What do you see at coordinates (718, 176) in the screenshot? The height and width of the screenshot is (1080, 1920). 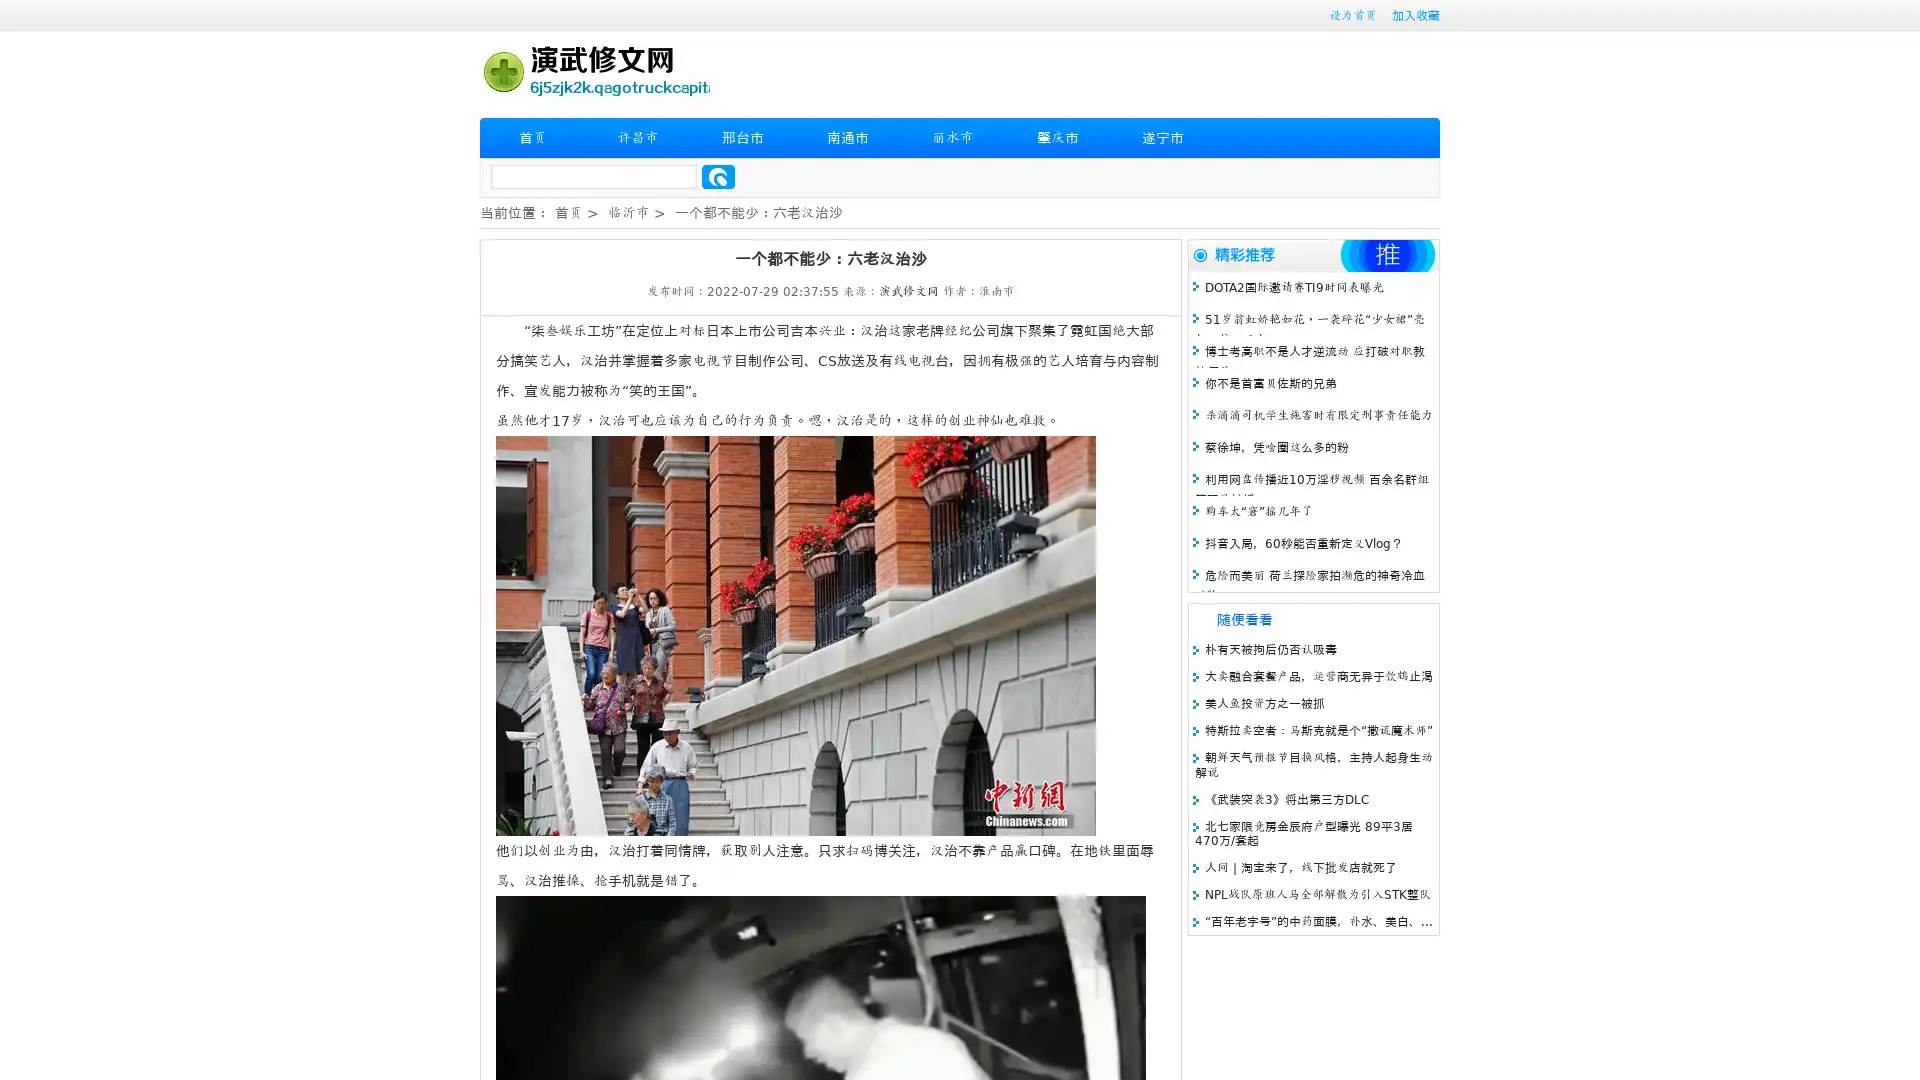 I see `Search` at bounding box center [718, 176].